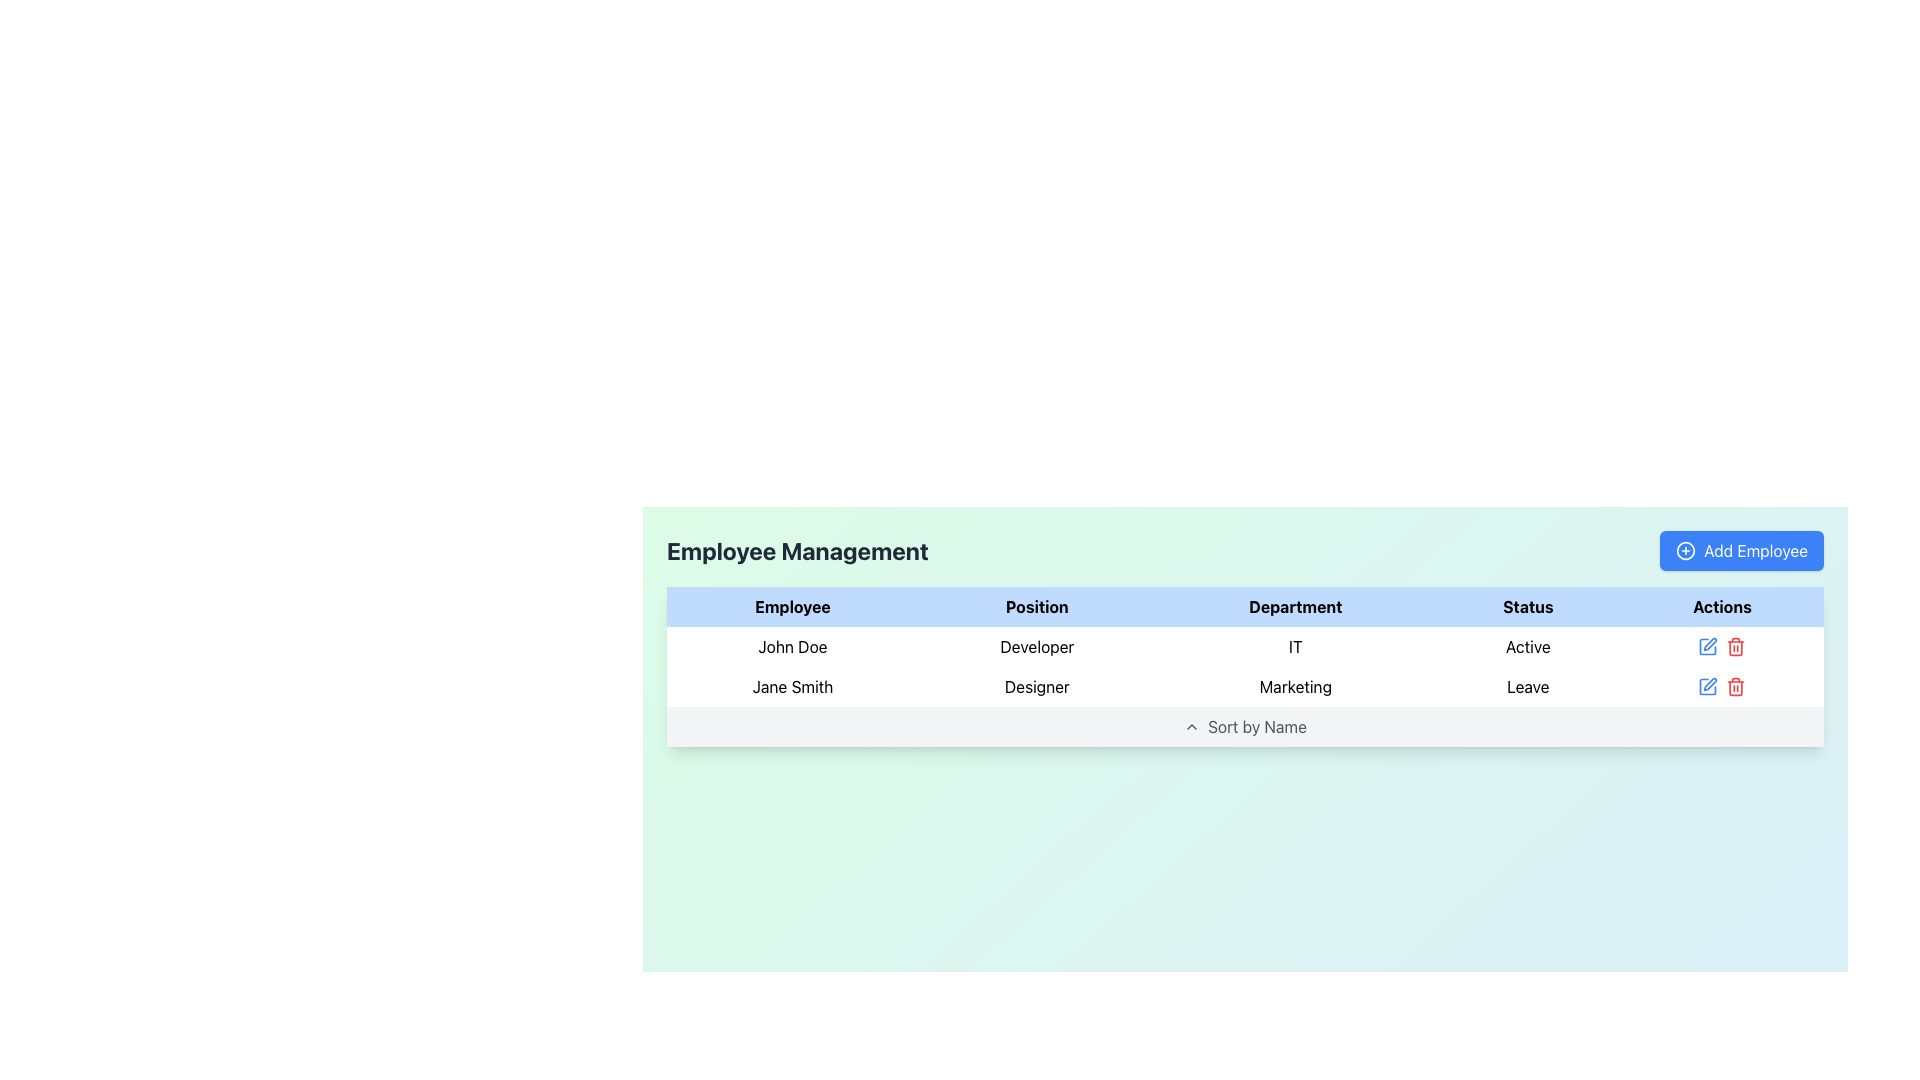 The width and height of the screenshot is (1920, 1080). Describe the element at coordinates (1721, 647) in the screenshot. I see `the red outlined delete icon in the 'Actions' column for the employee named 'John Doe'` at that location.